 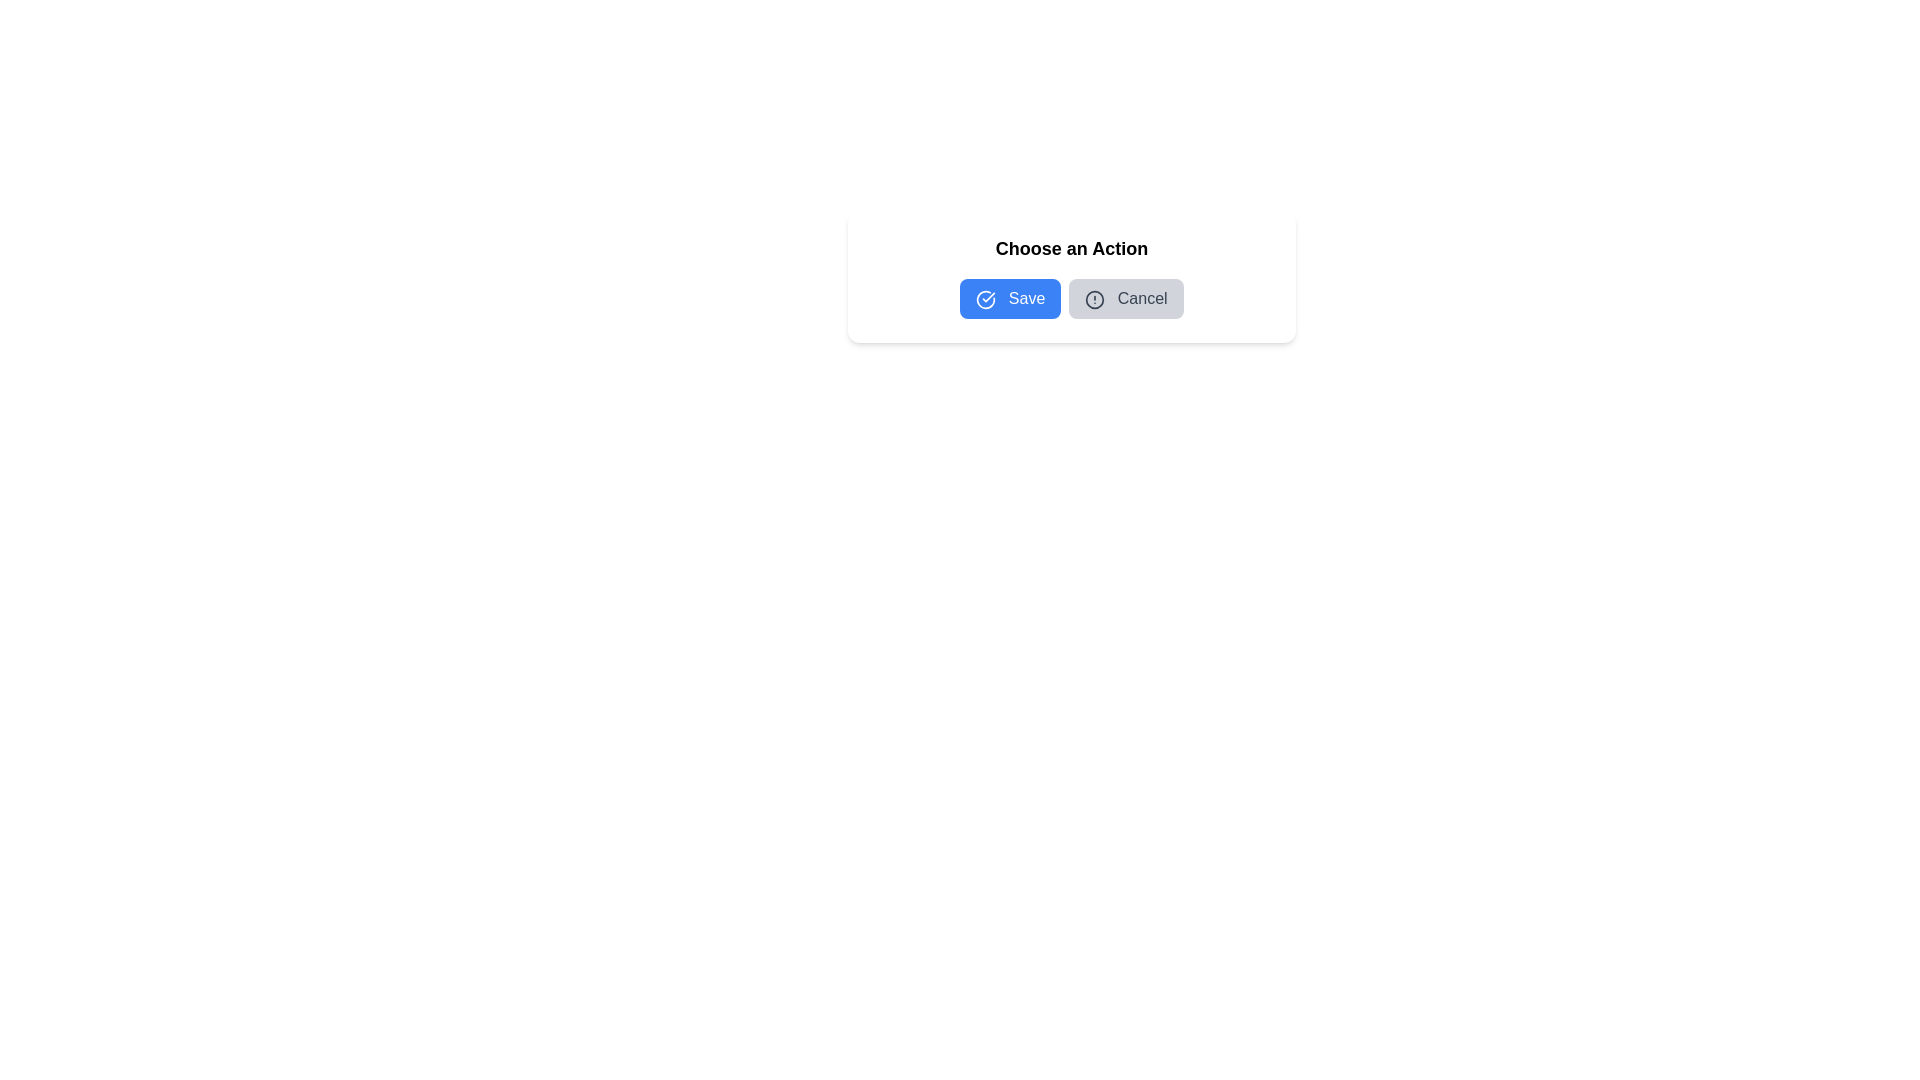 What do you see at coordinates (1070, 277) in the screenshot?
I see `the 'Save' button in the dialog box titled 'Choose an Action', which is visually characterized by a white background and rounded corners` at bounding box center [1070, 277].